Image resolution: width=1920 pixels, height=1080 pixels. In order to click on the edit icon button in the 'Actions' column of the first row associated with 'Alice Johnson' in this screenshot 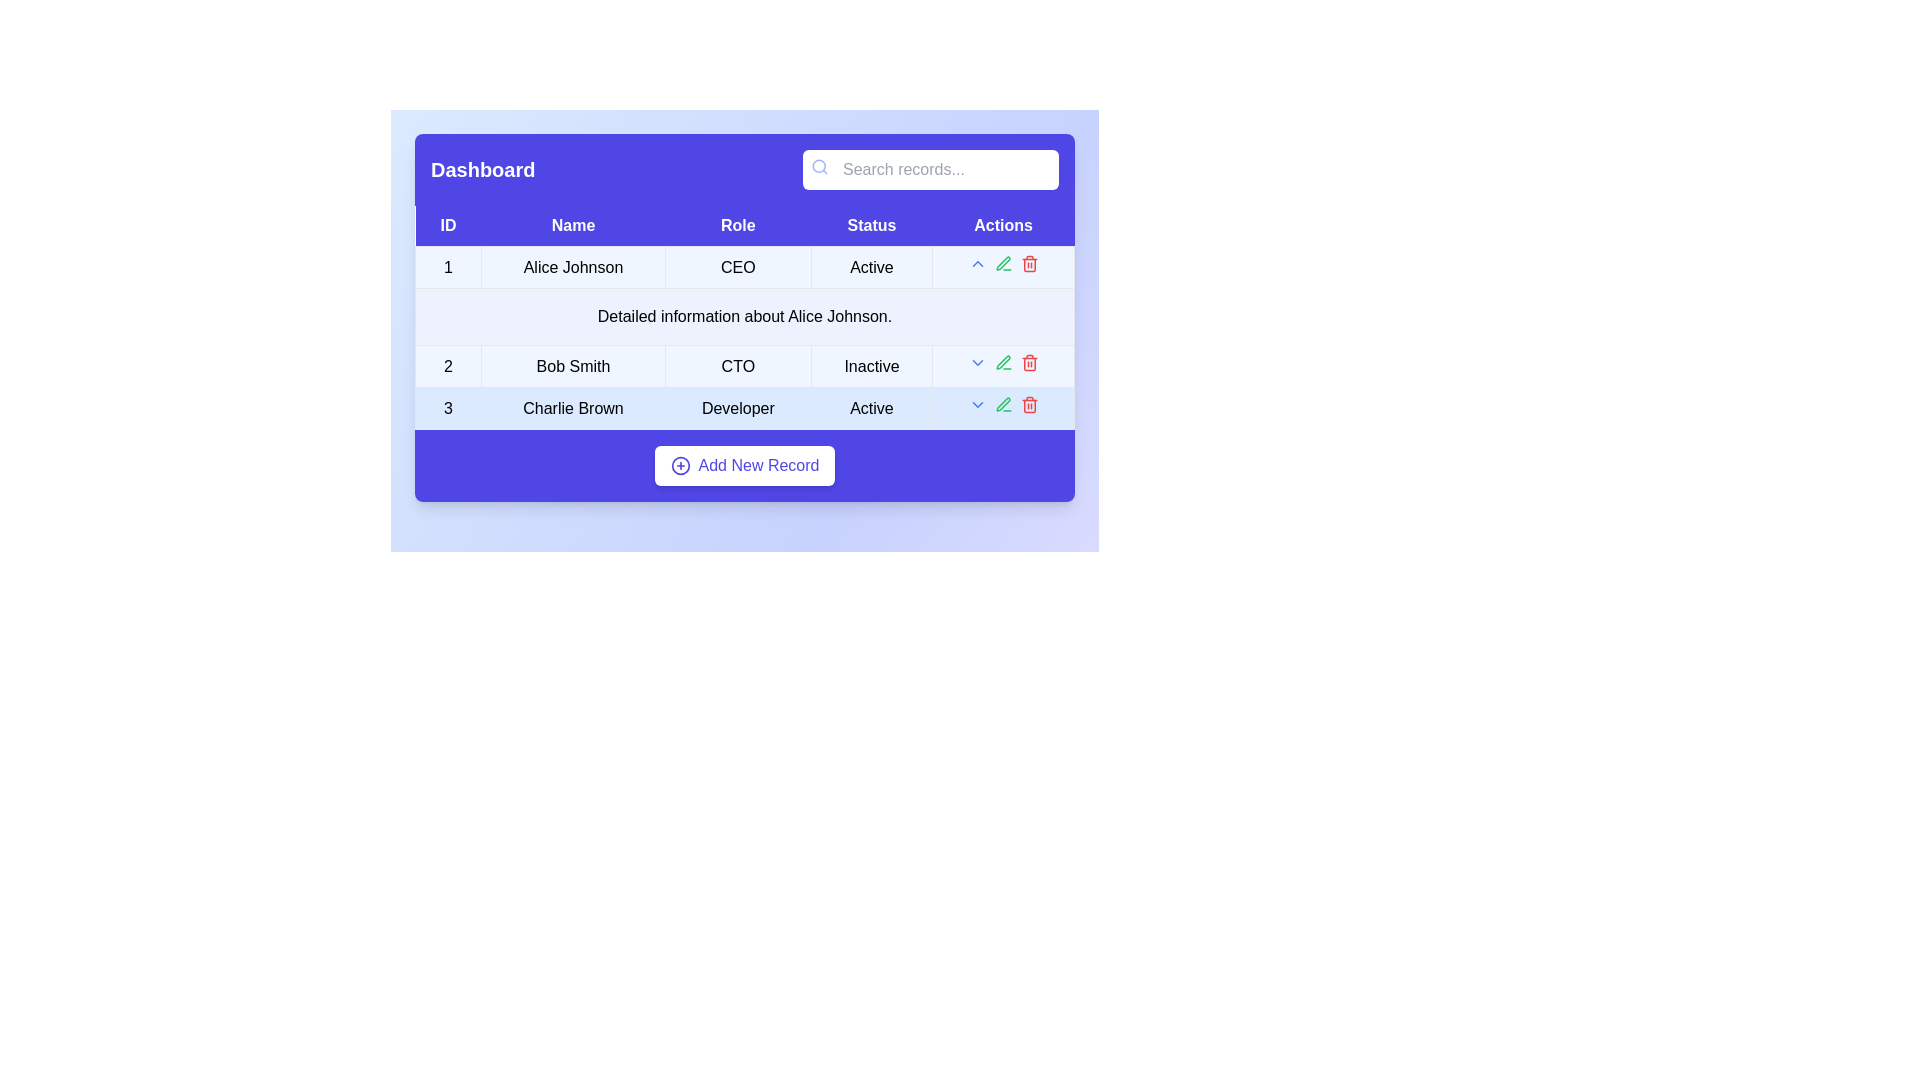, I will do `click(1003, 262)`.